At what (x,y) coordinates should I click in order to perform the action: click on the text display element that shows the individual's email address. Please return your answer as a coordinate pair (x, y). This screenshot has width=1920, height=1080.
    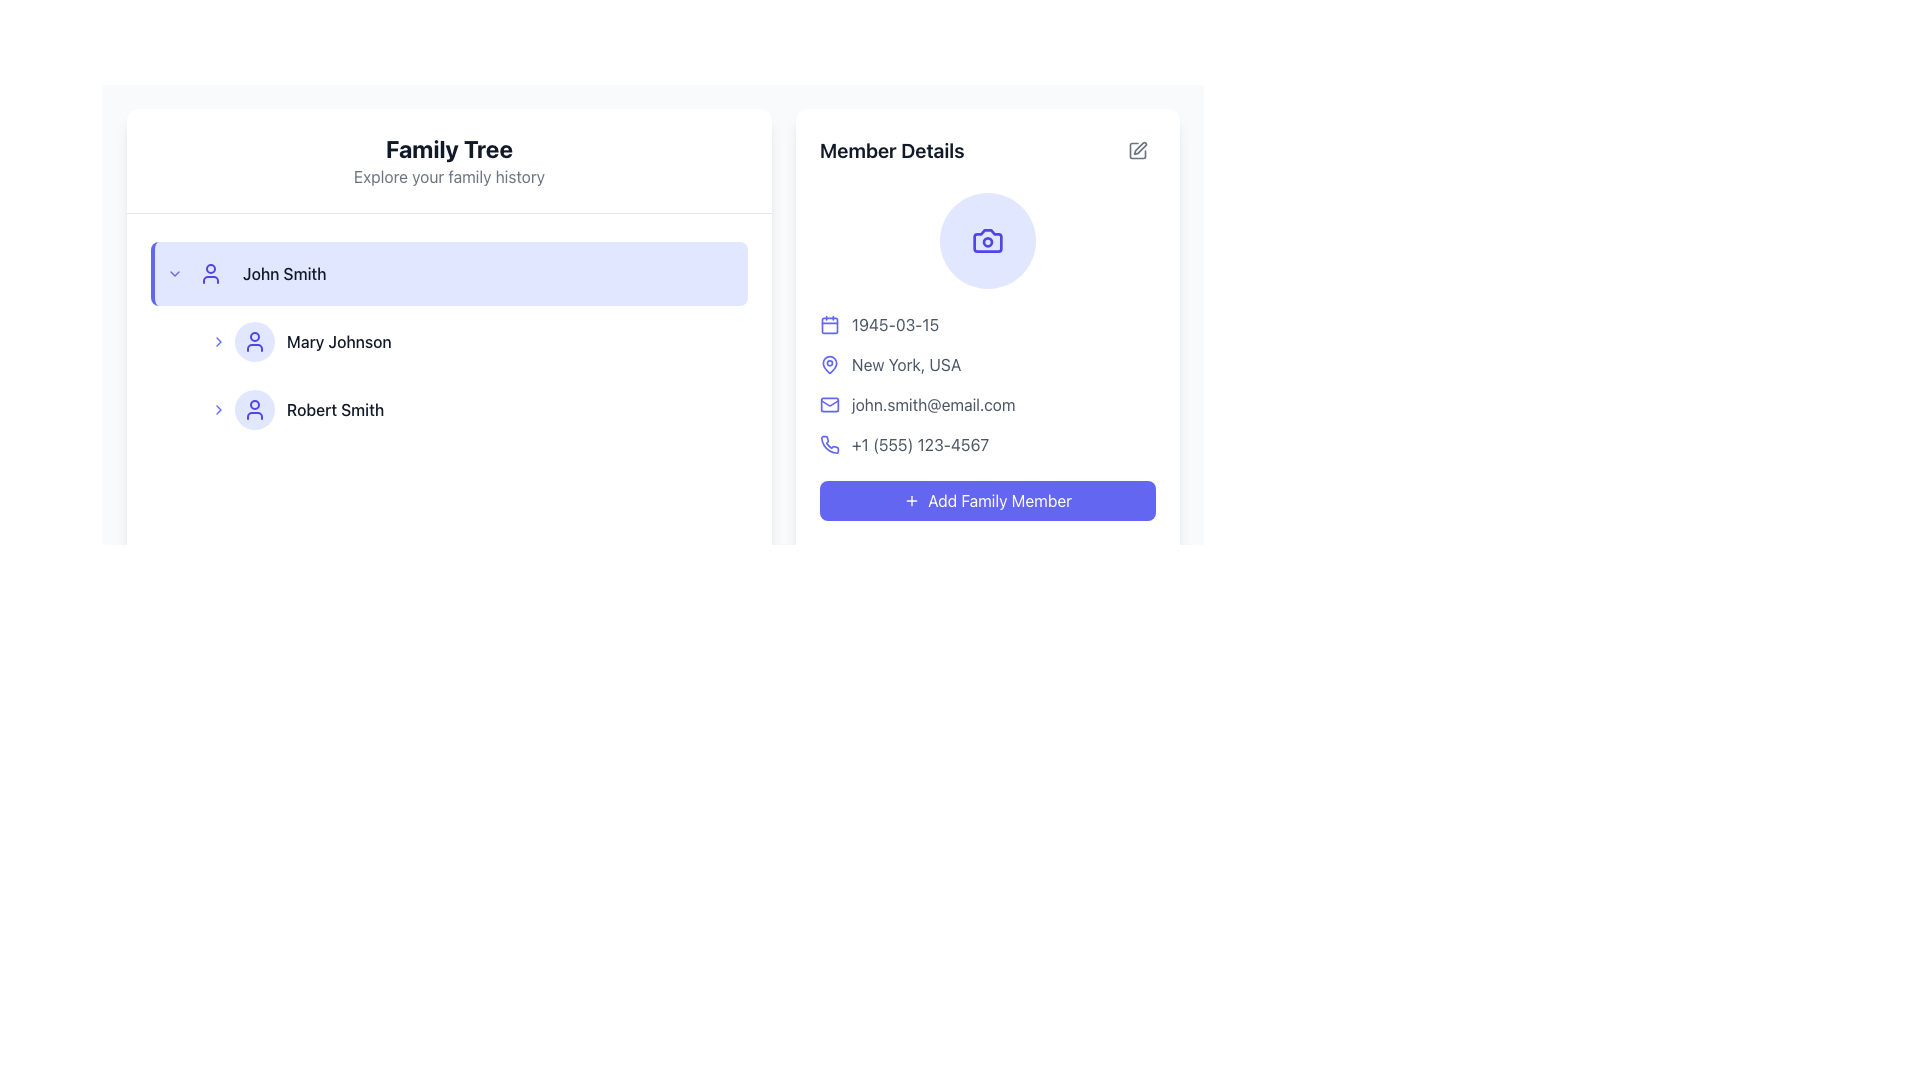
    Looking at the image, I should click on (988, 405).